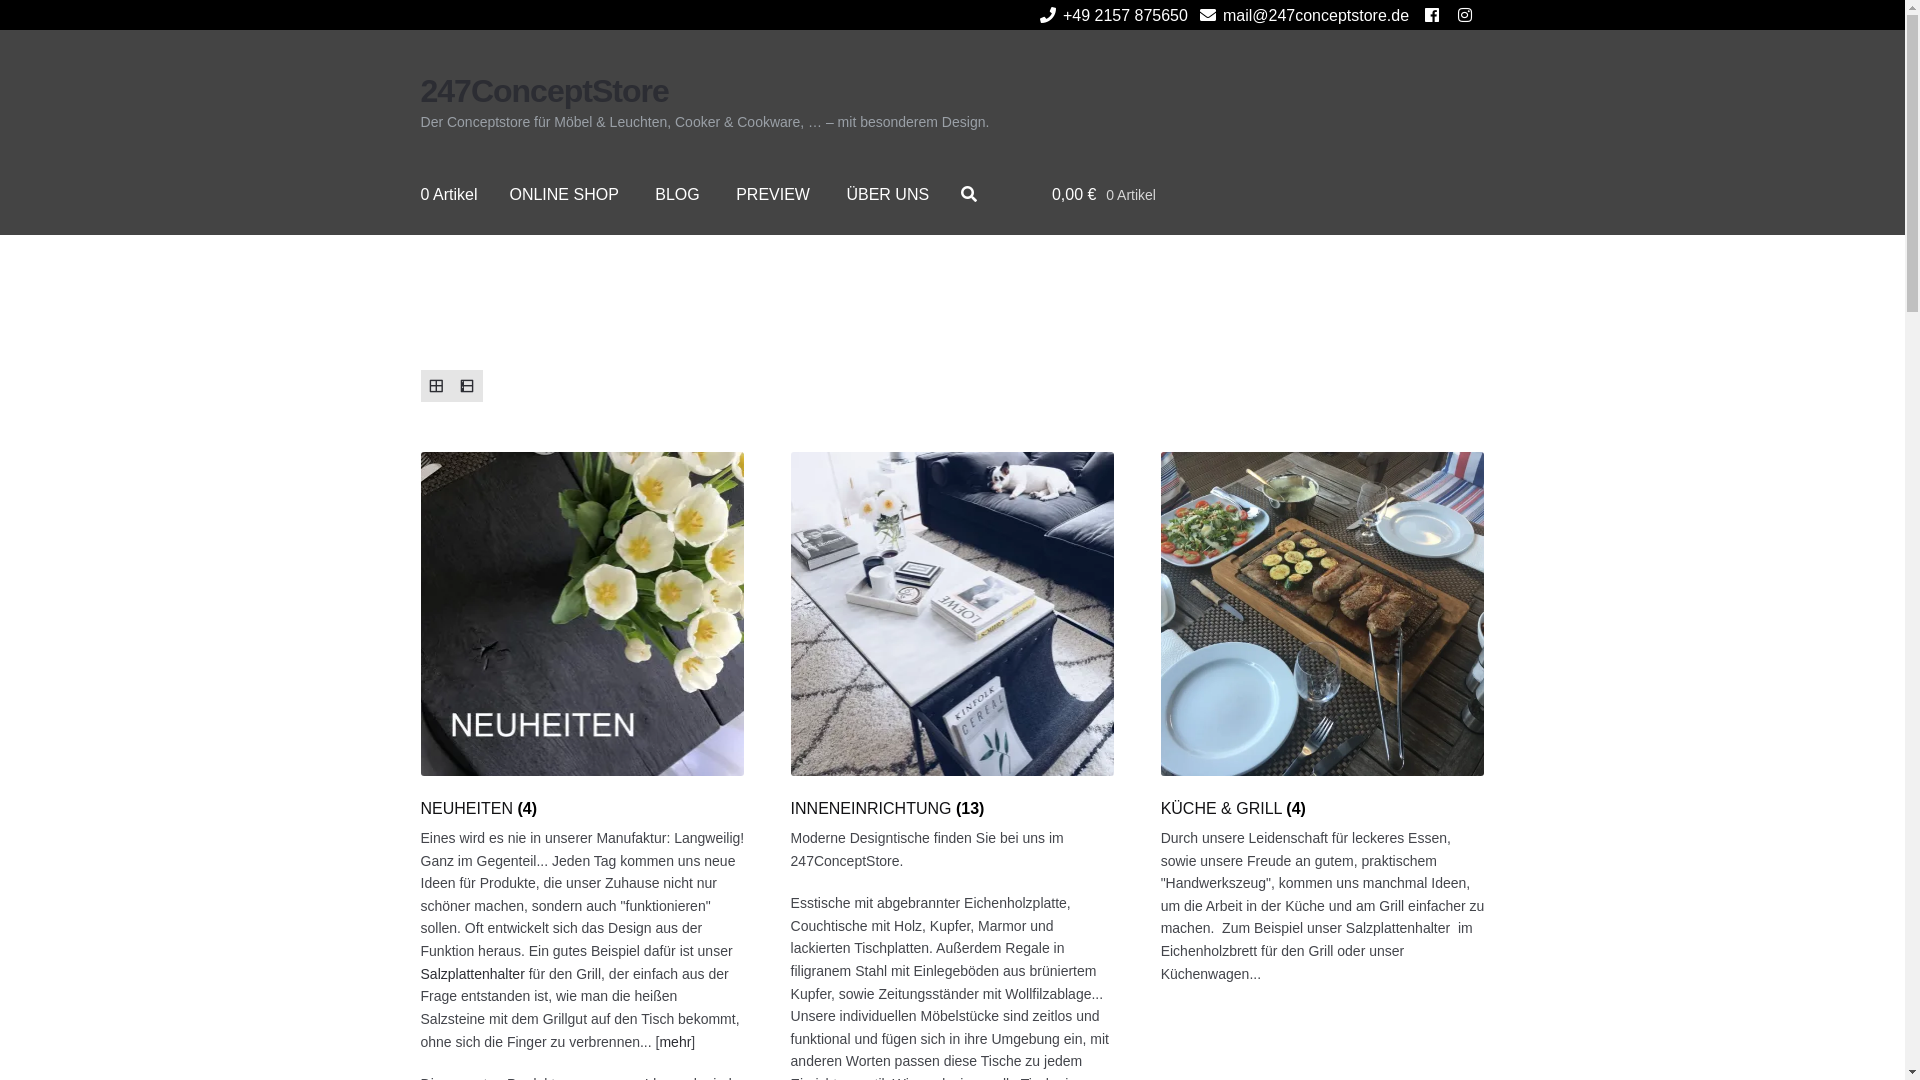  I want to click on 'Salzplattenhalter', so click(472, 973).